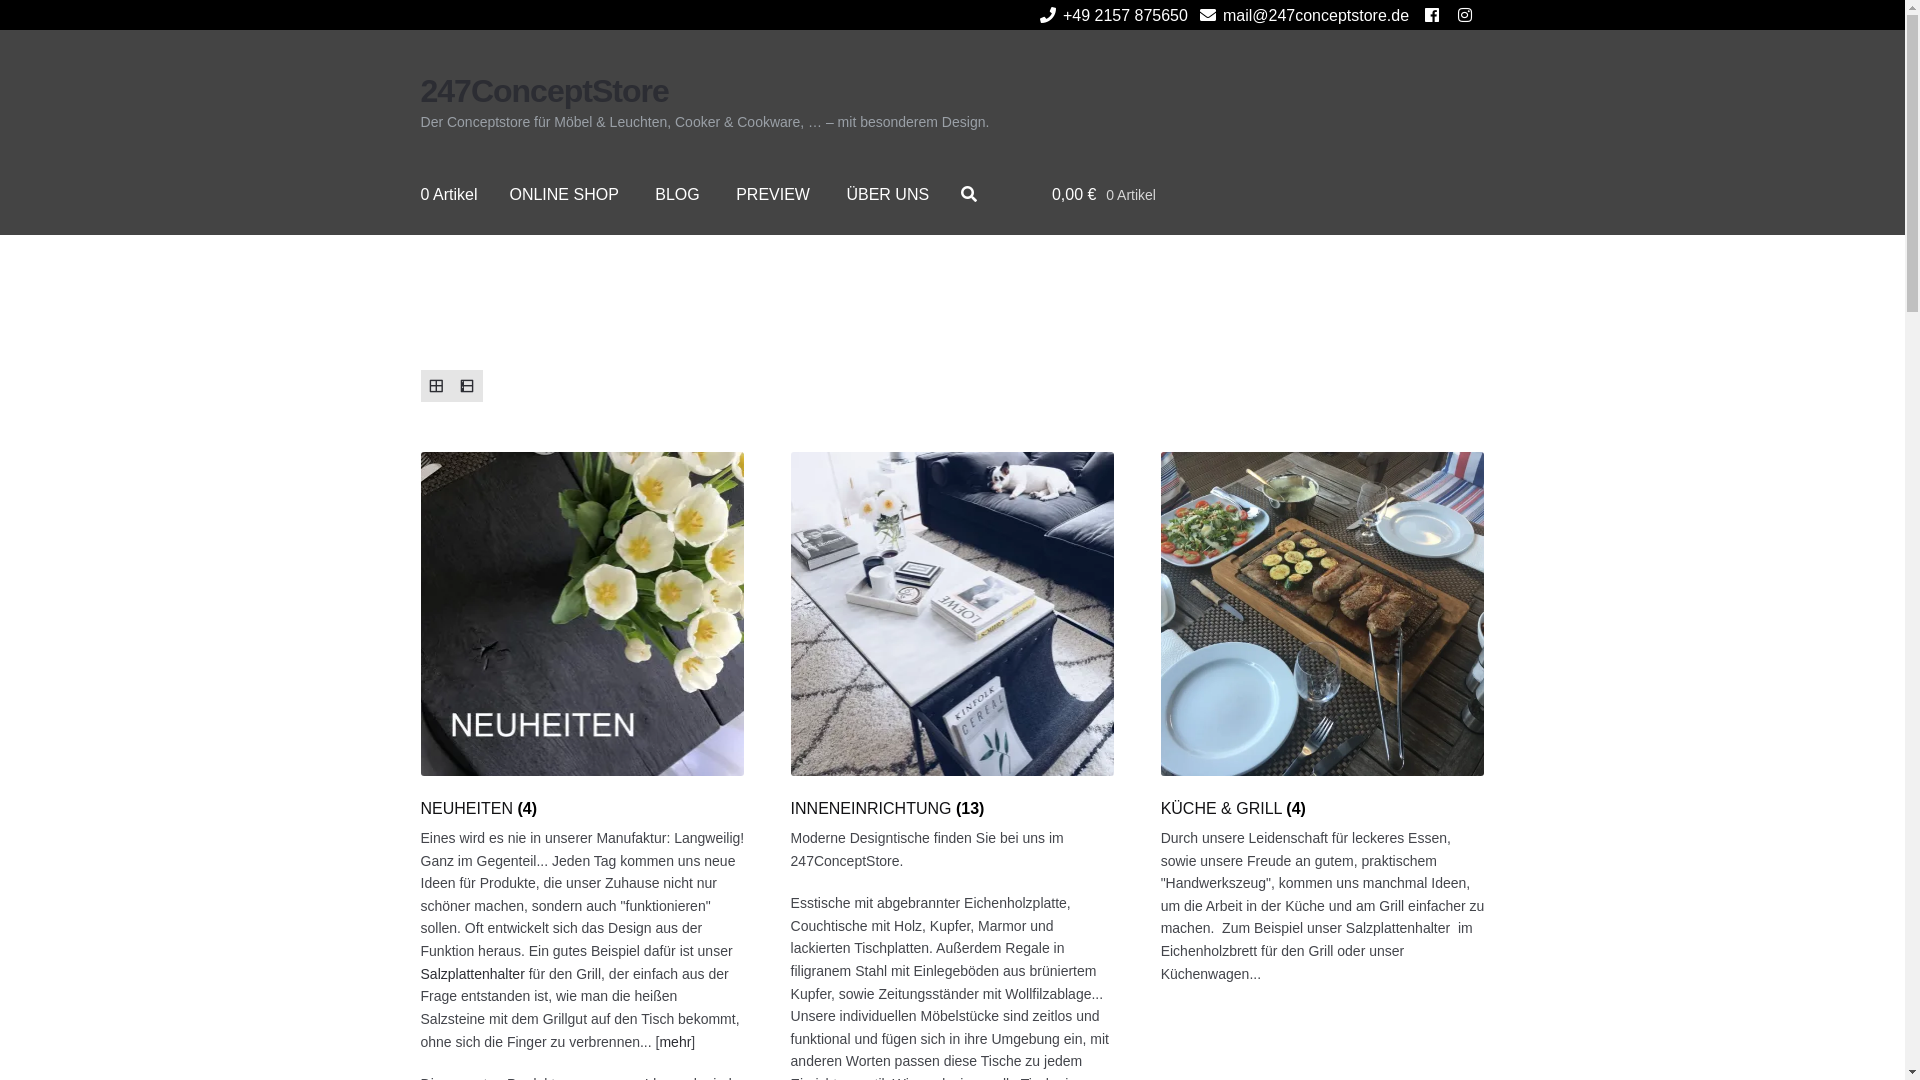  I want to click on 'Salzplattenhalter', so click(472, 973).